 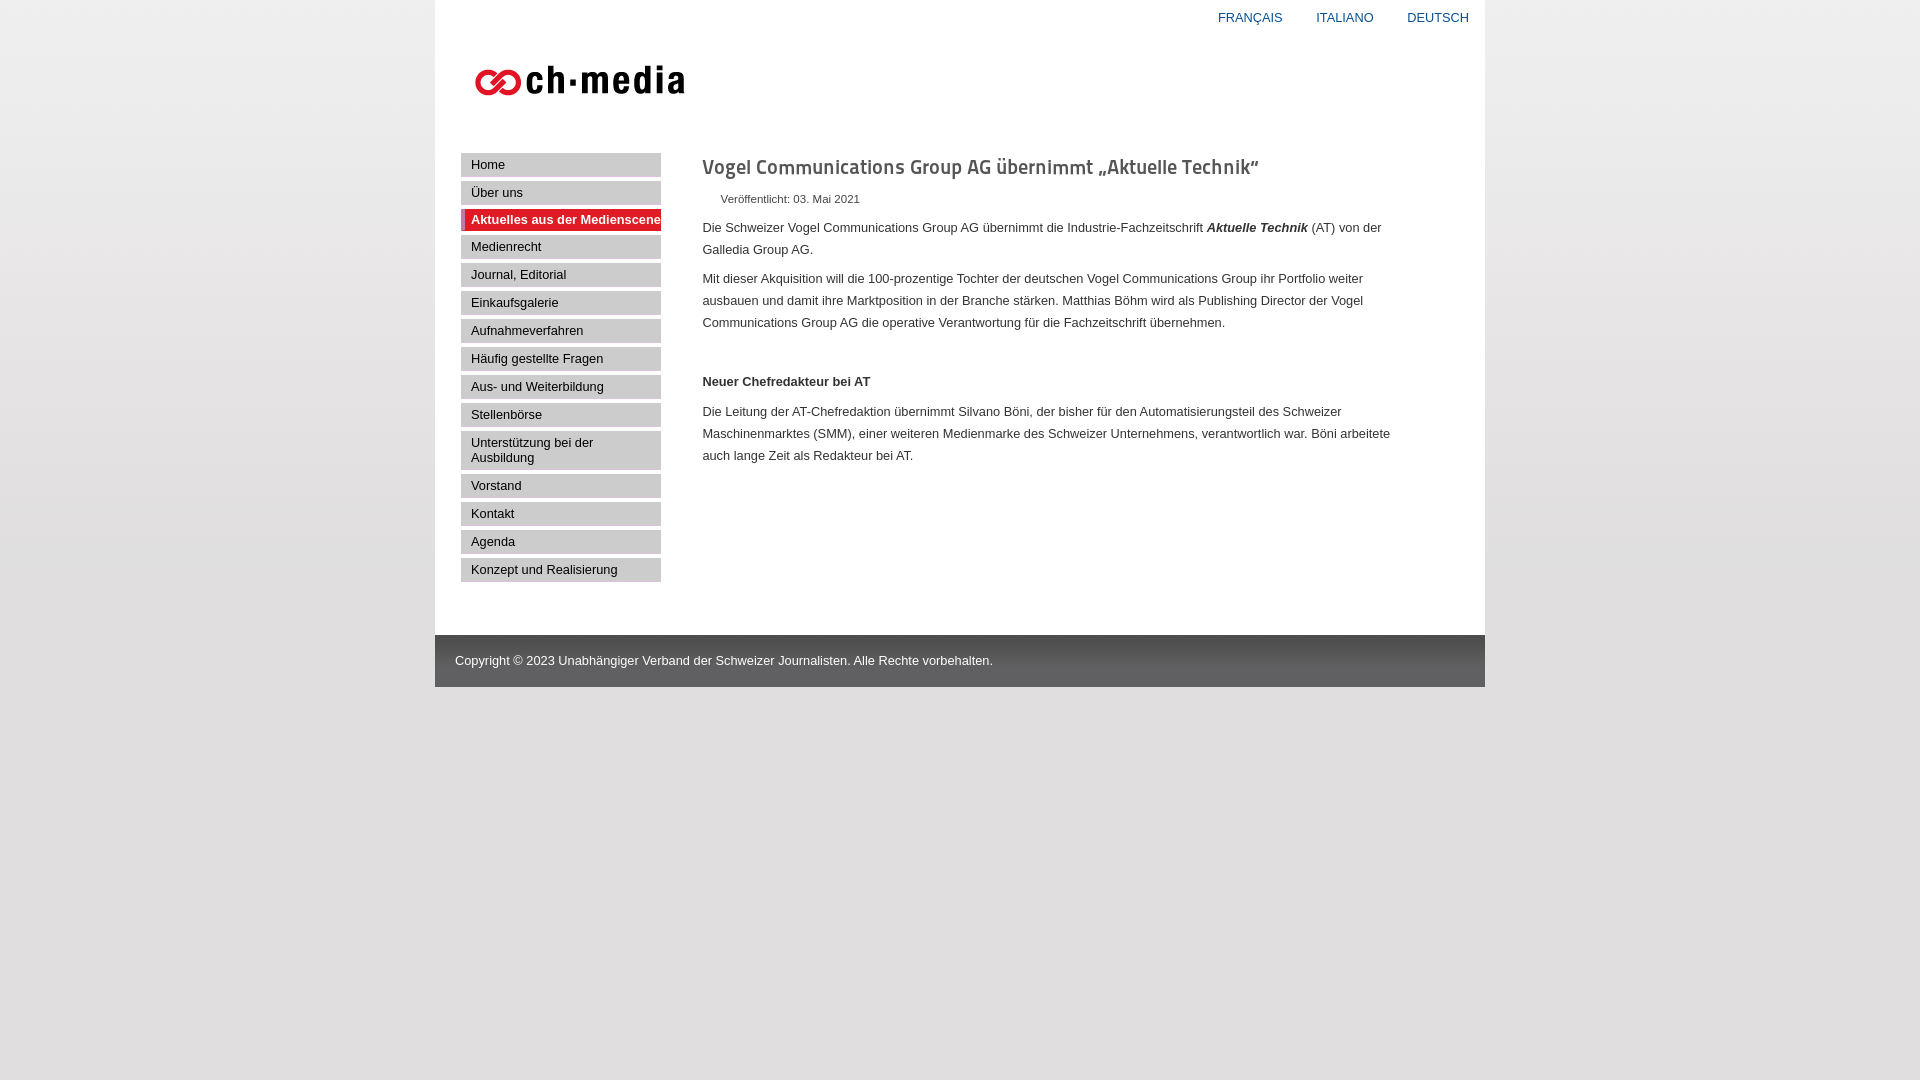 I want to click on 'DEUTSCH', so click(x=1437, y=17).